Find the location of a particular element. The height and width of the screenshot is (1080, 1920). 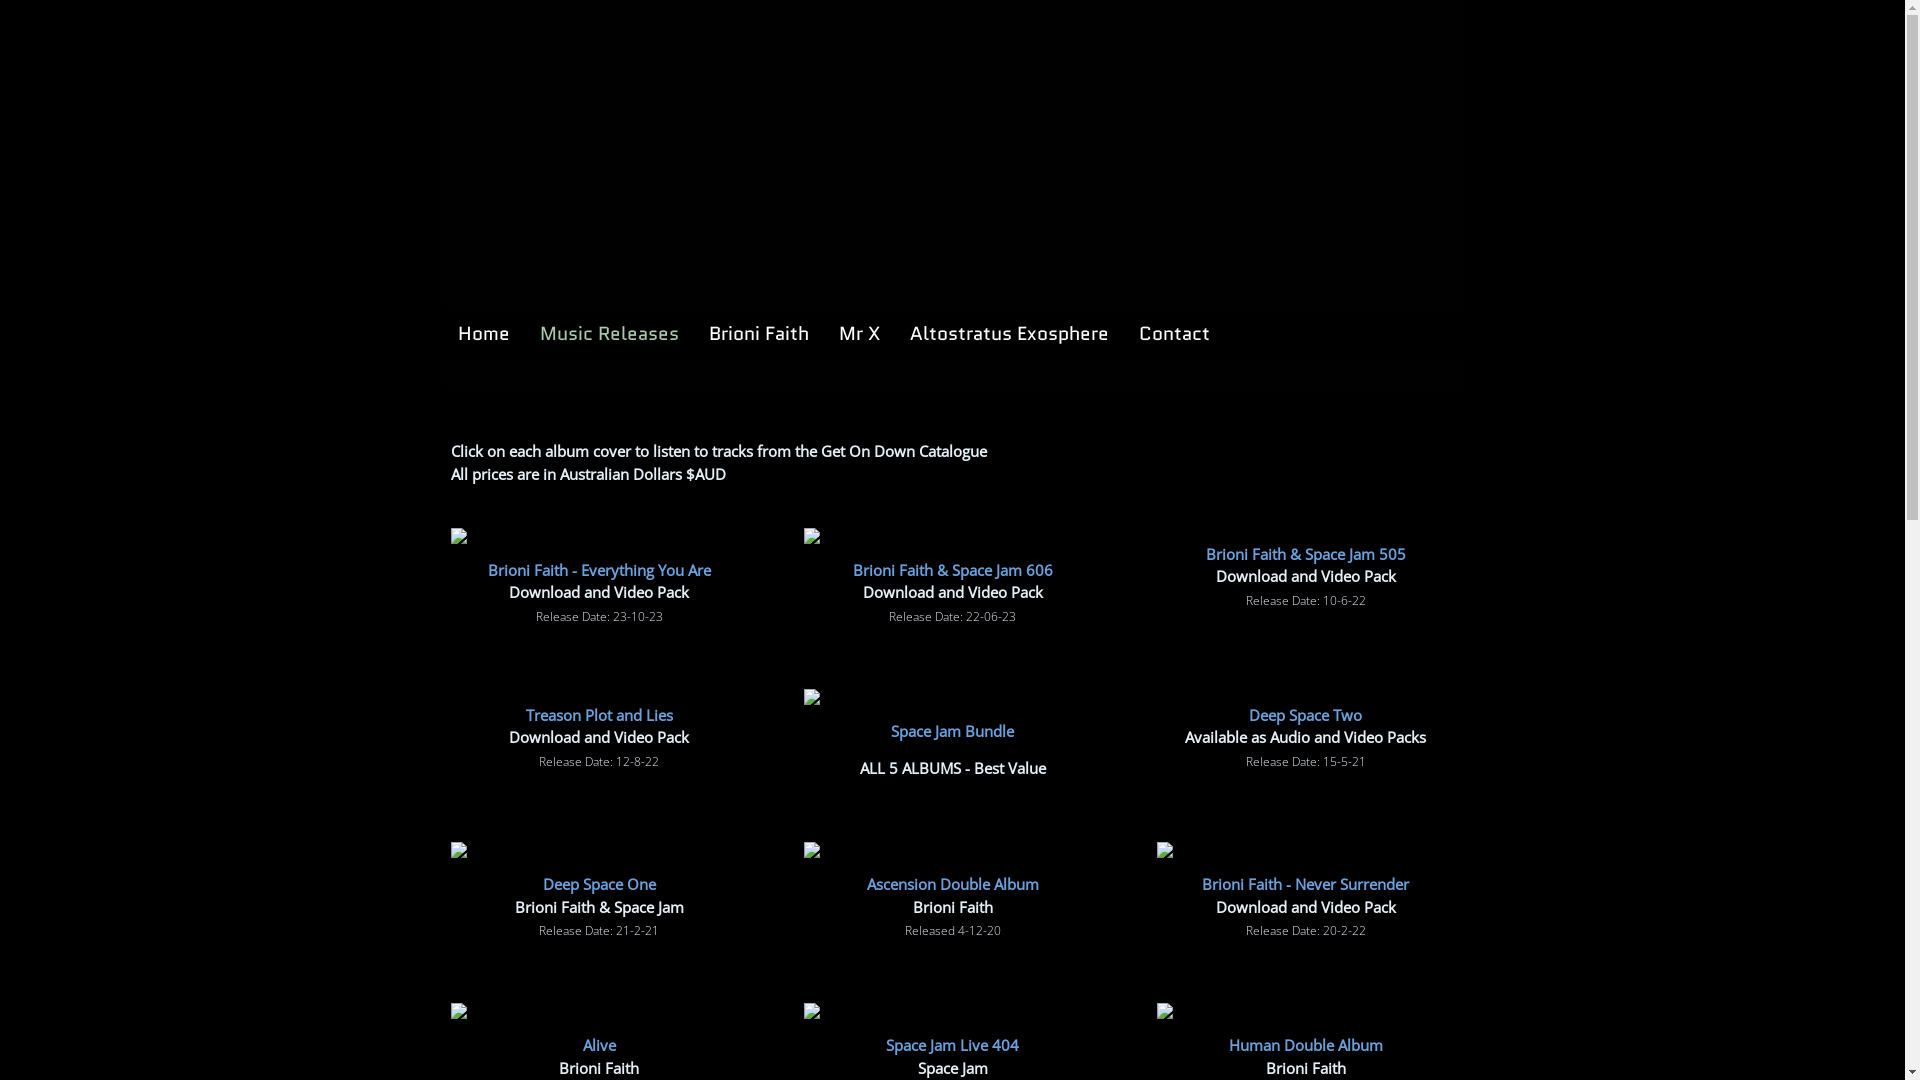

'Mr X' is located at coordinates (828, 333).